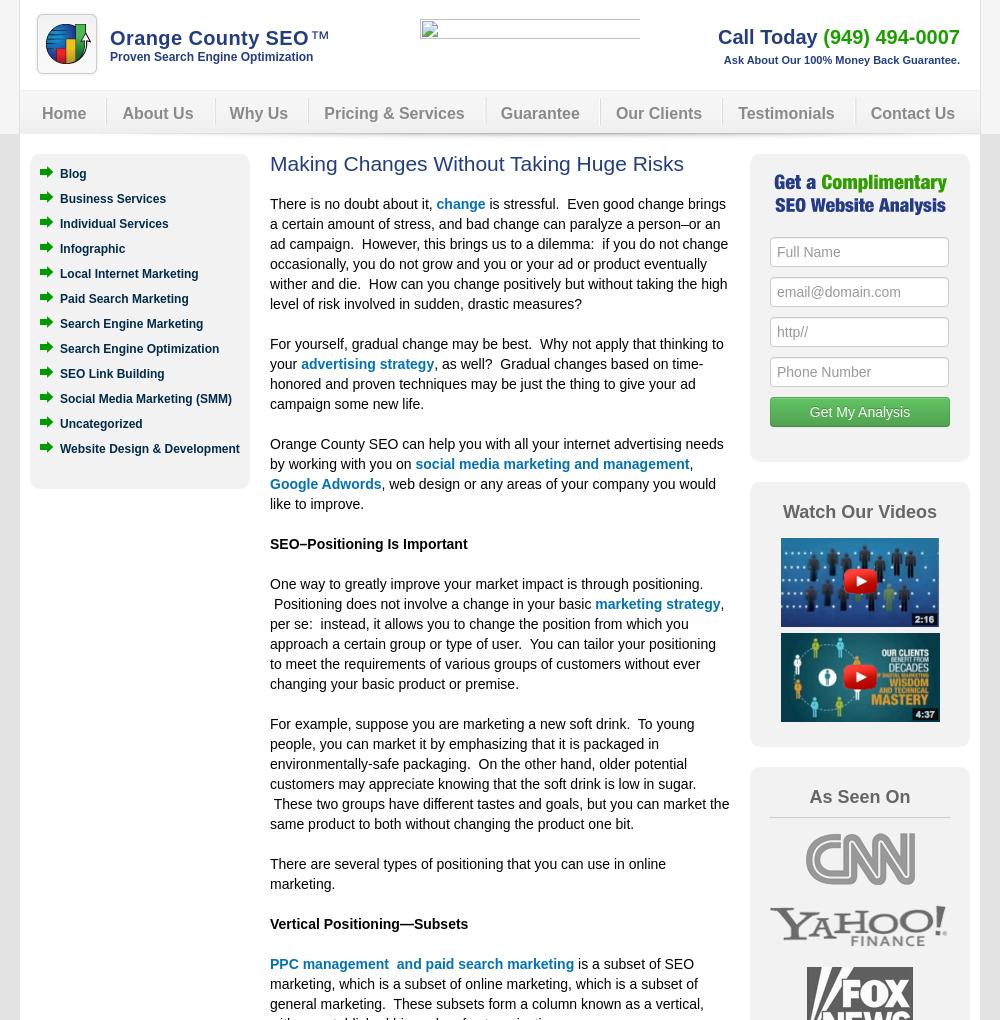  What do you see at coordinates (368, 924) in the screenshot?
I see `'Vertical Positioning—Subsets'` at bounding box center [368, 924].